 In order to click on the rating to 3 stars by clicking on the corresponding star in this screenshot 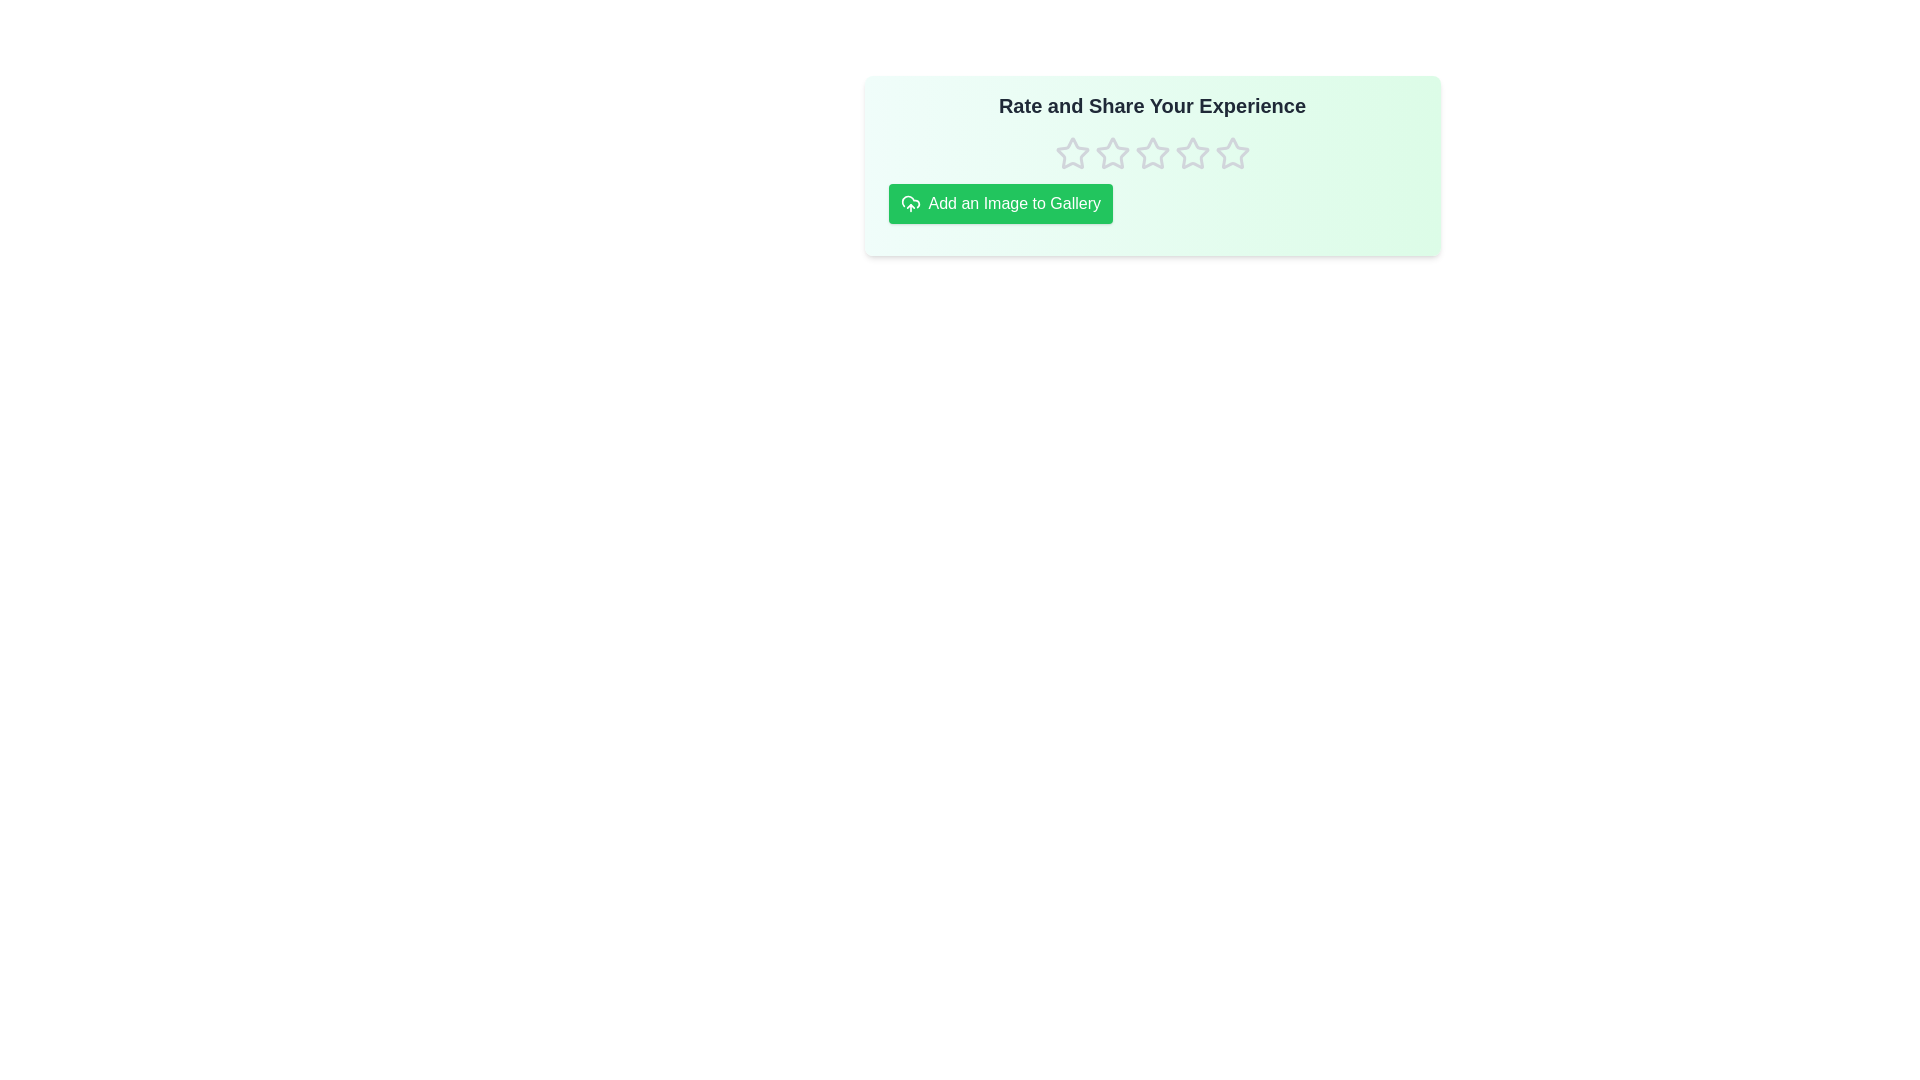, I will do `click(1152, 153)`.